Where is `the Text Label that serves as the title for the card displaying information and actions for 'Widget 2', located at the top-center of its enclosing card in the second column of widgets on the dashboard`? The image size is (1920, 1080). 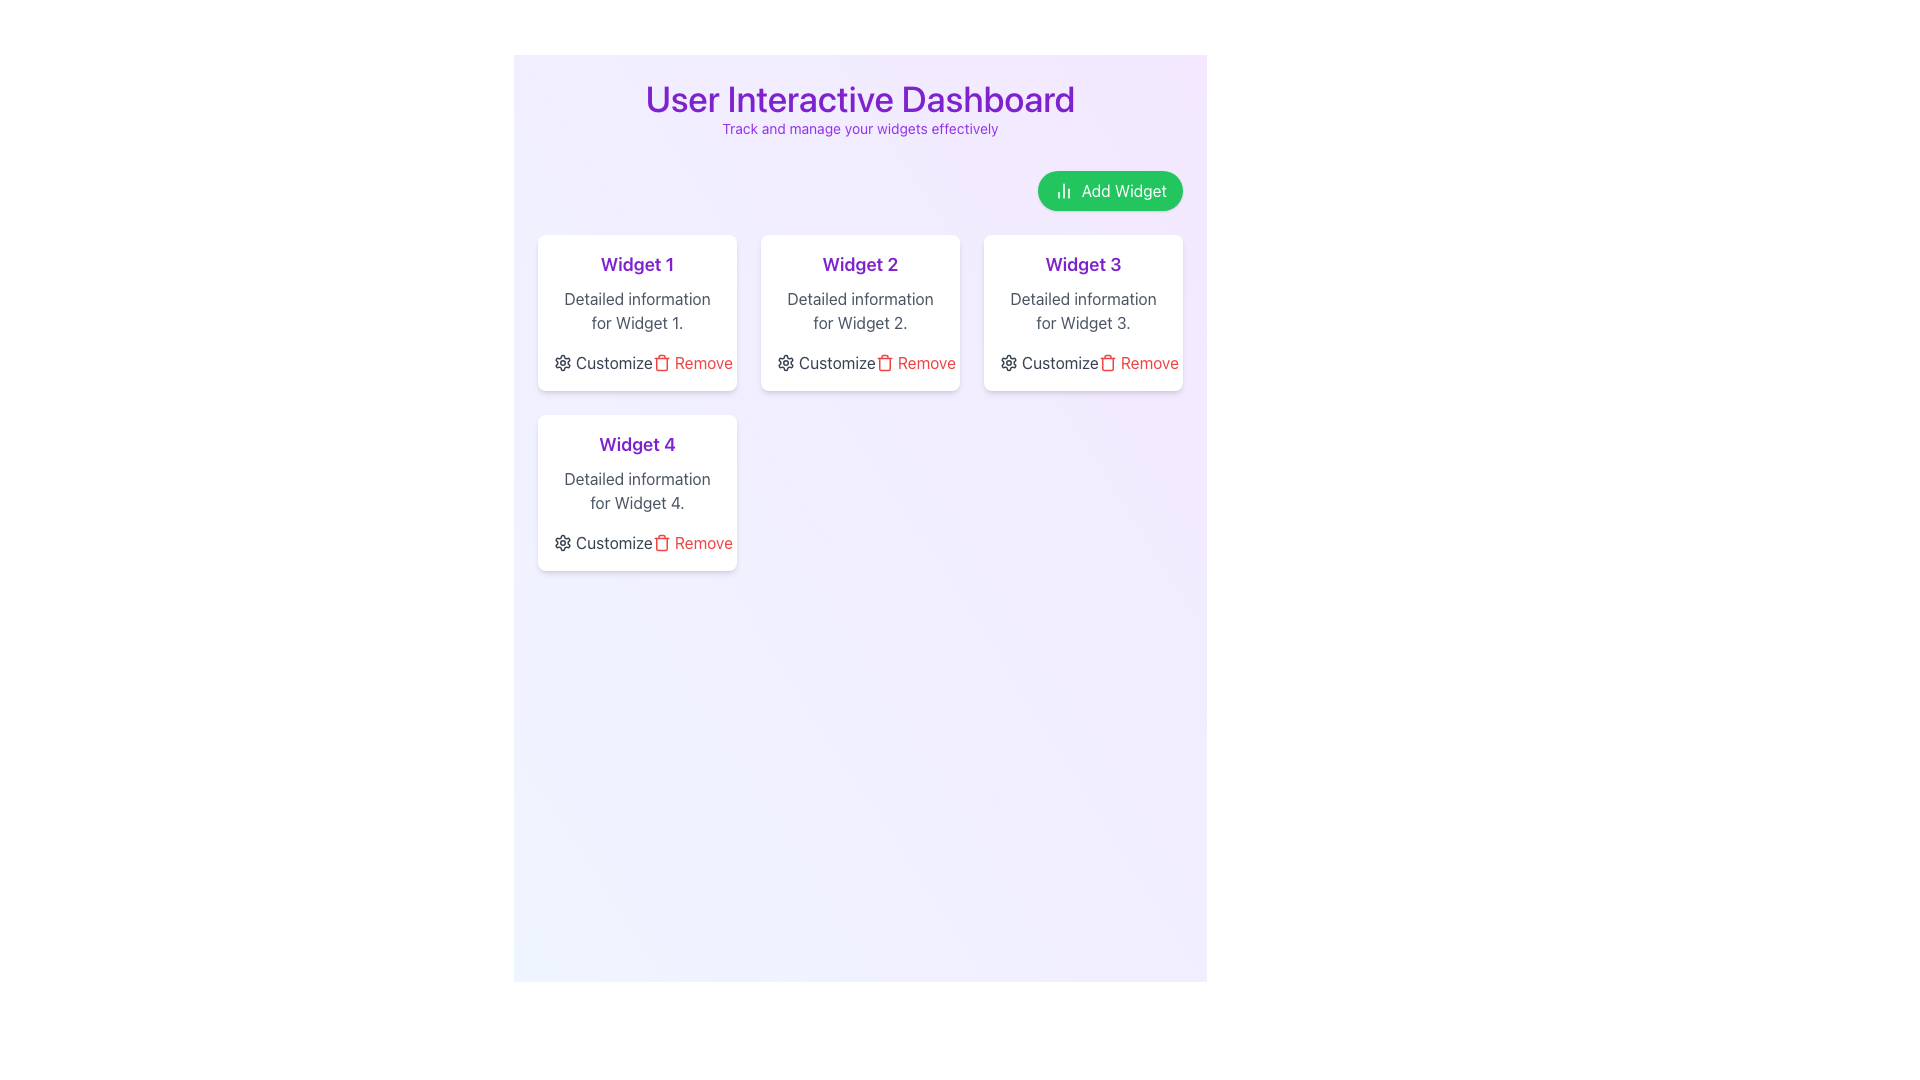
the Text Label that serves as the title for the card displaying information and actions for 'Widget 2', located at the top-center of its enclosing card in the second column of widgets on the dashboard is located at coordinates (860, 264).